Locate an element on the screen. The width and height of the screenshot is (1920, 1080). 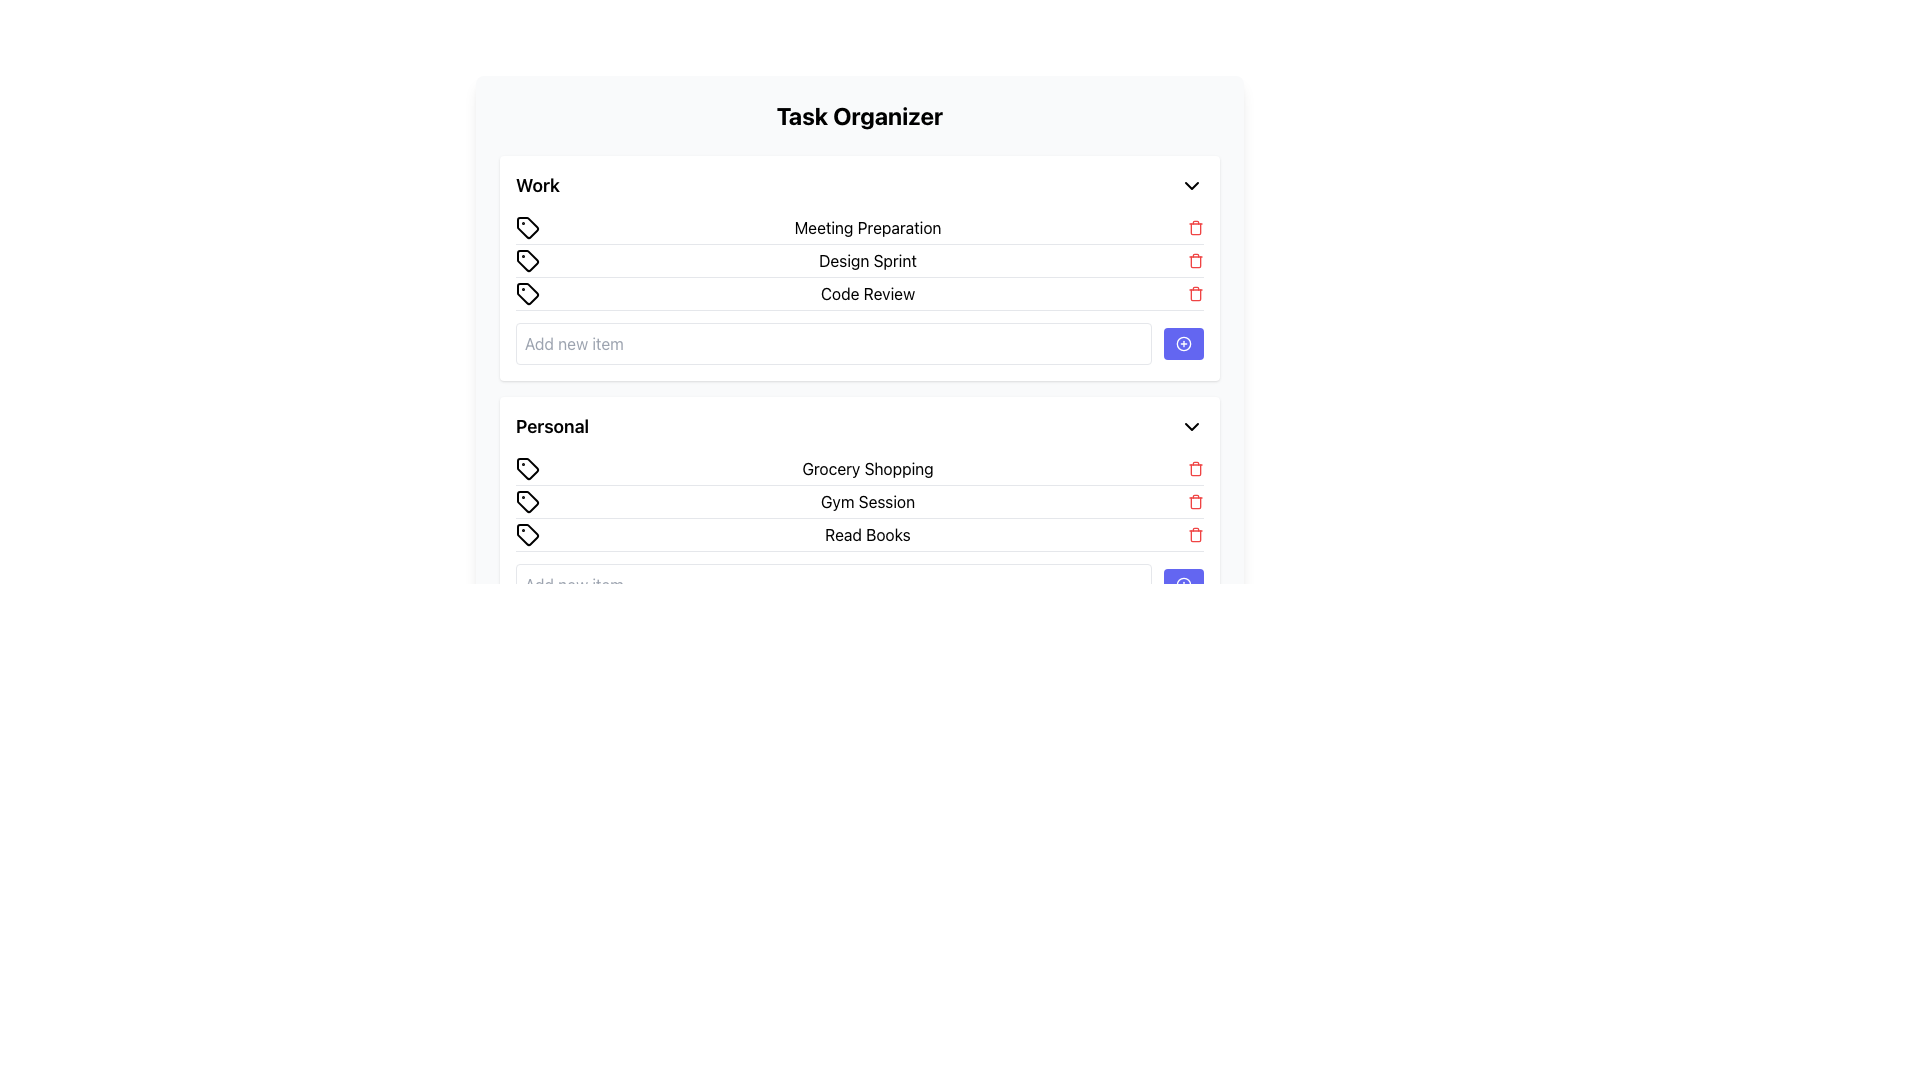
the red-colored trash can icon is located at coordinates (1195, 260).